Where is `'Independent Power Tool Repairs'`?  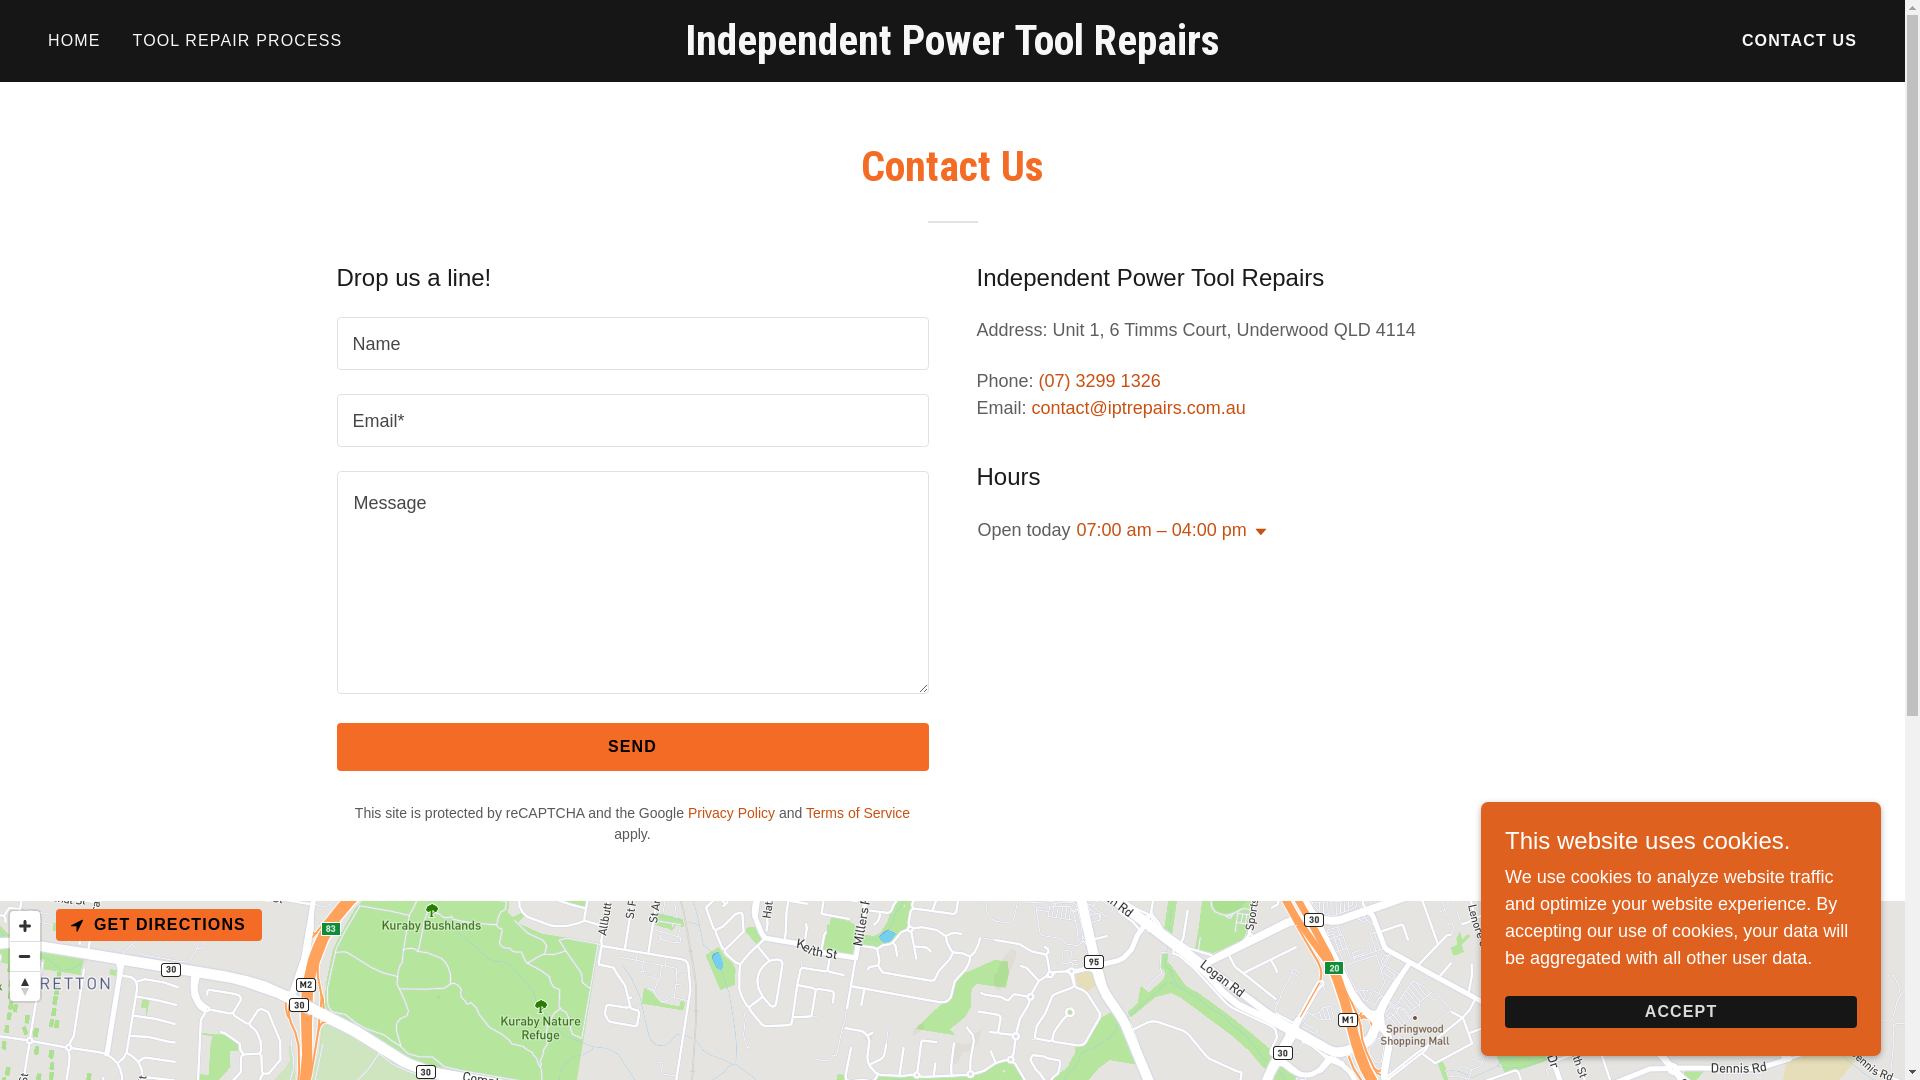
'Independent Power Tool Repairs' is located at coordinates (951, 48).